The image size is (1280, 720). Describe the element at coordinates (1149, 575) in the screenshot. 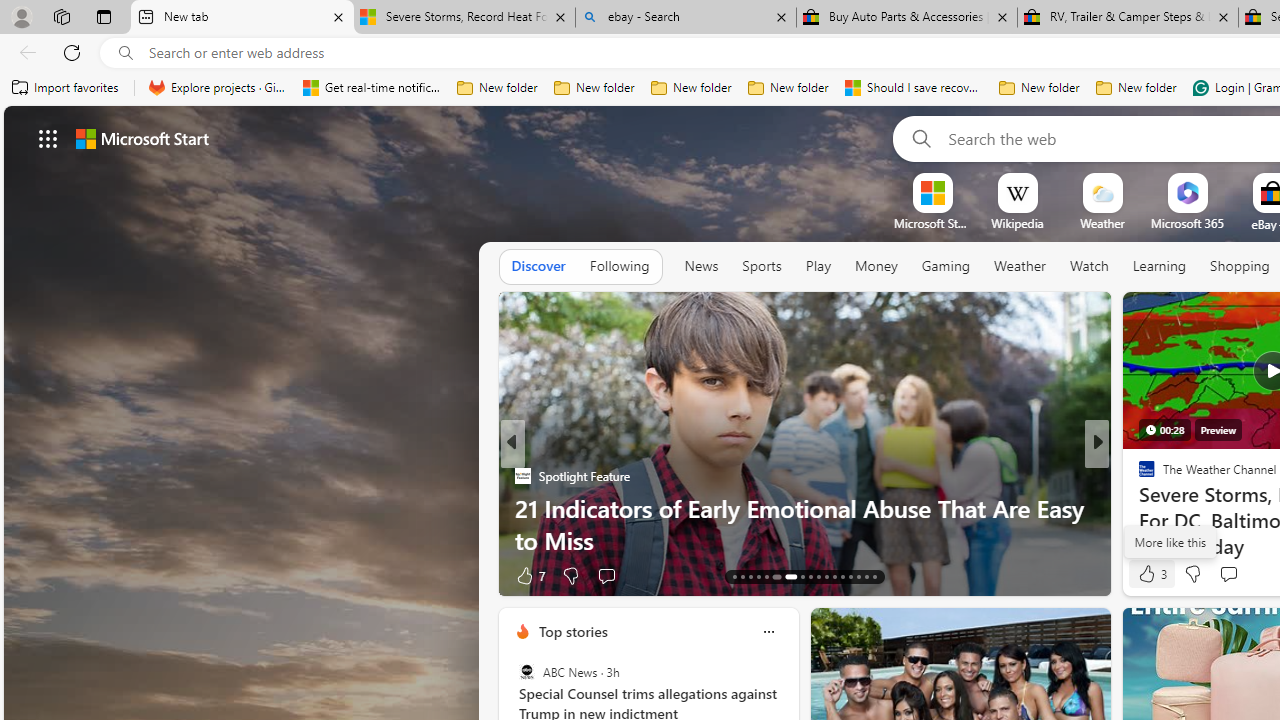

I see `'13 Like'` at that location.